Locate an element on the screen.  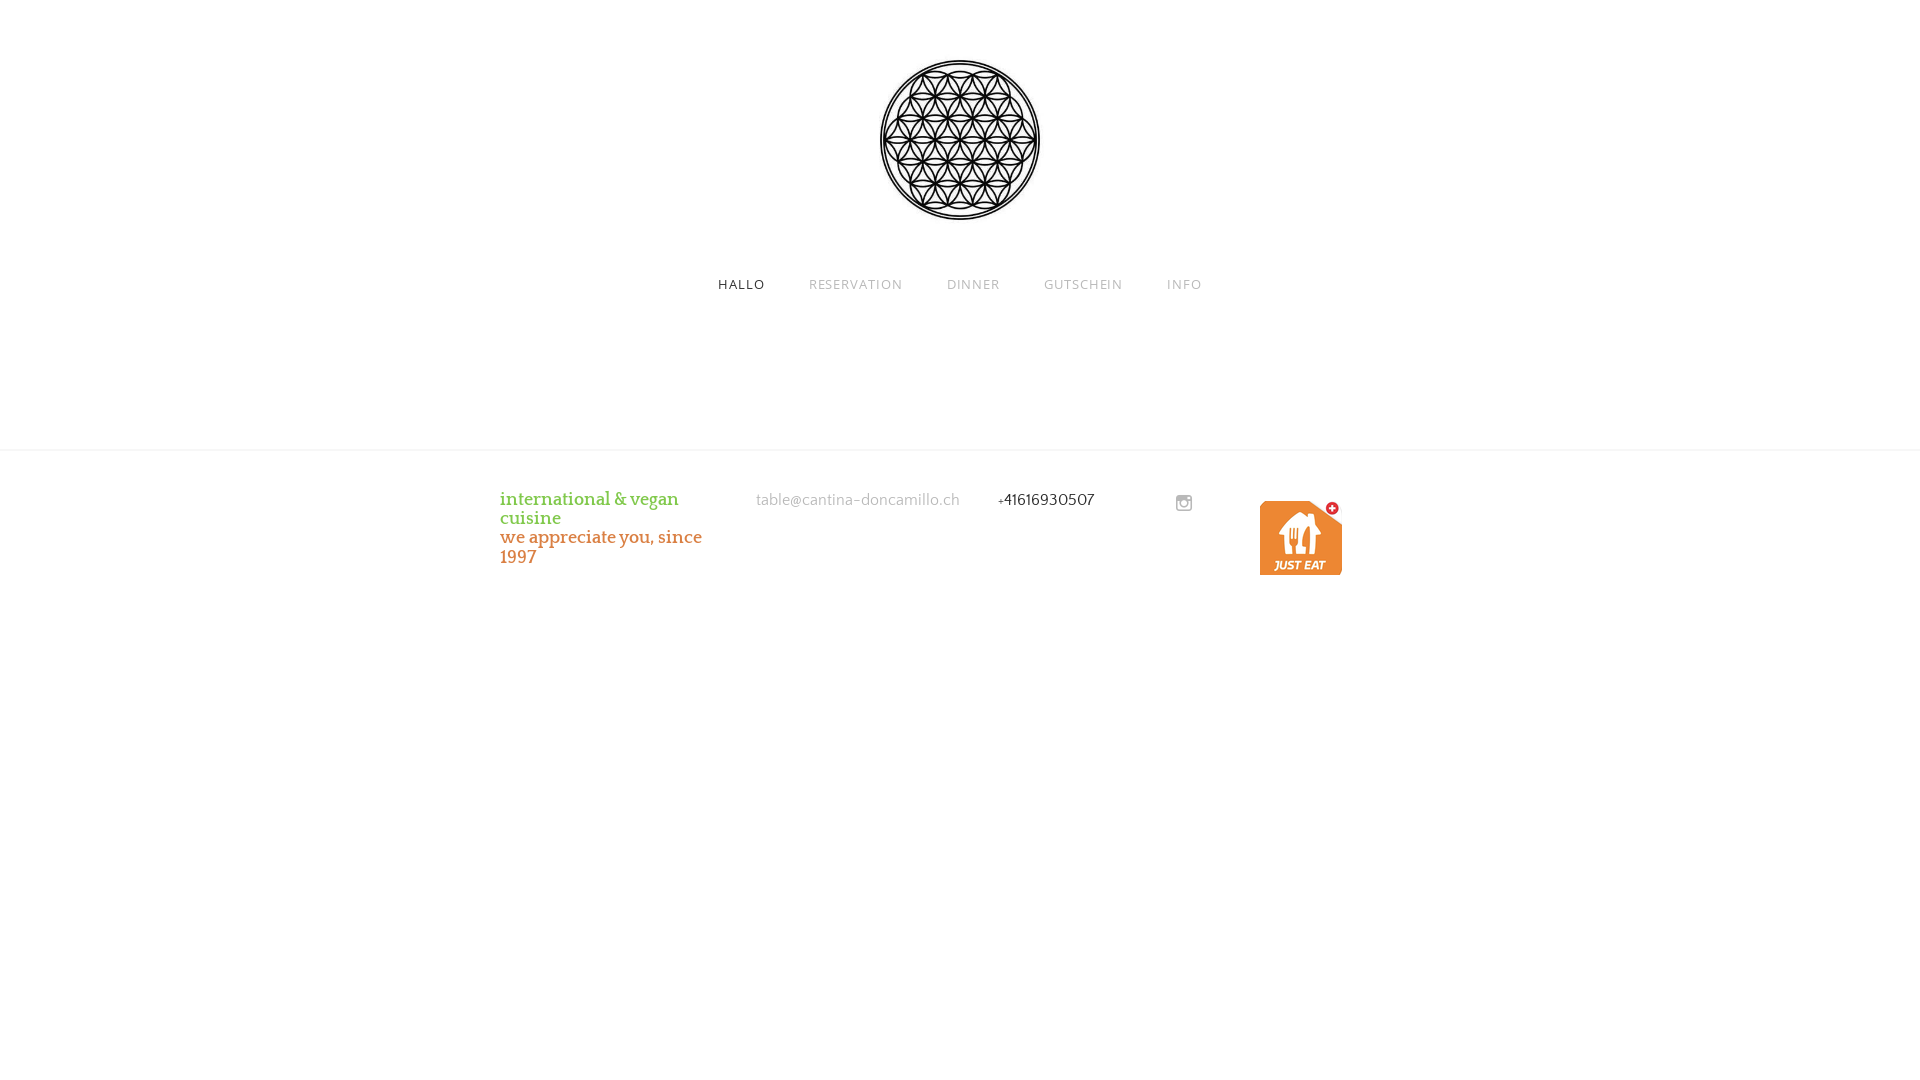
'41616930507' is located at coordinates (1048, 500).